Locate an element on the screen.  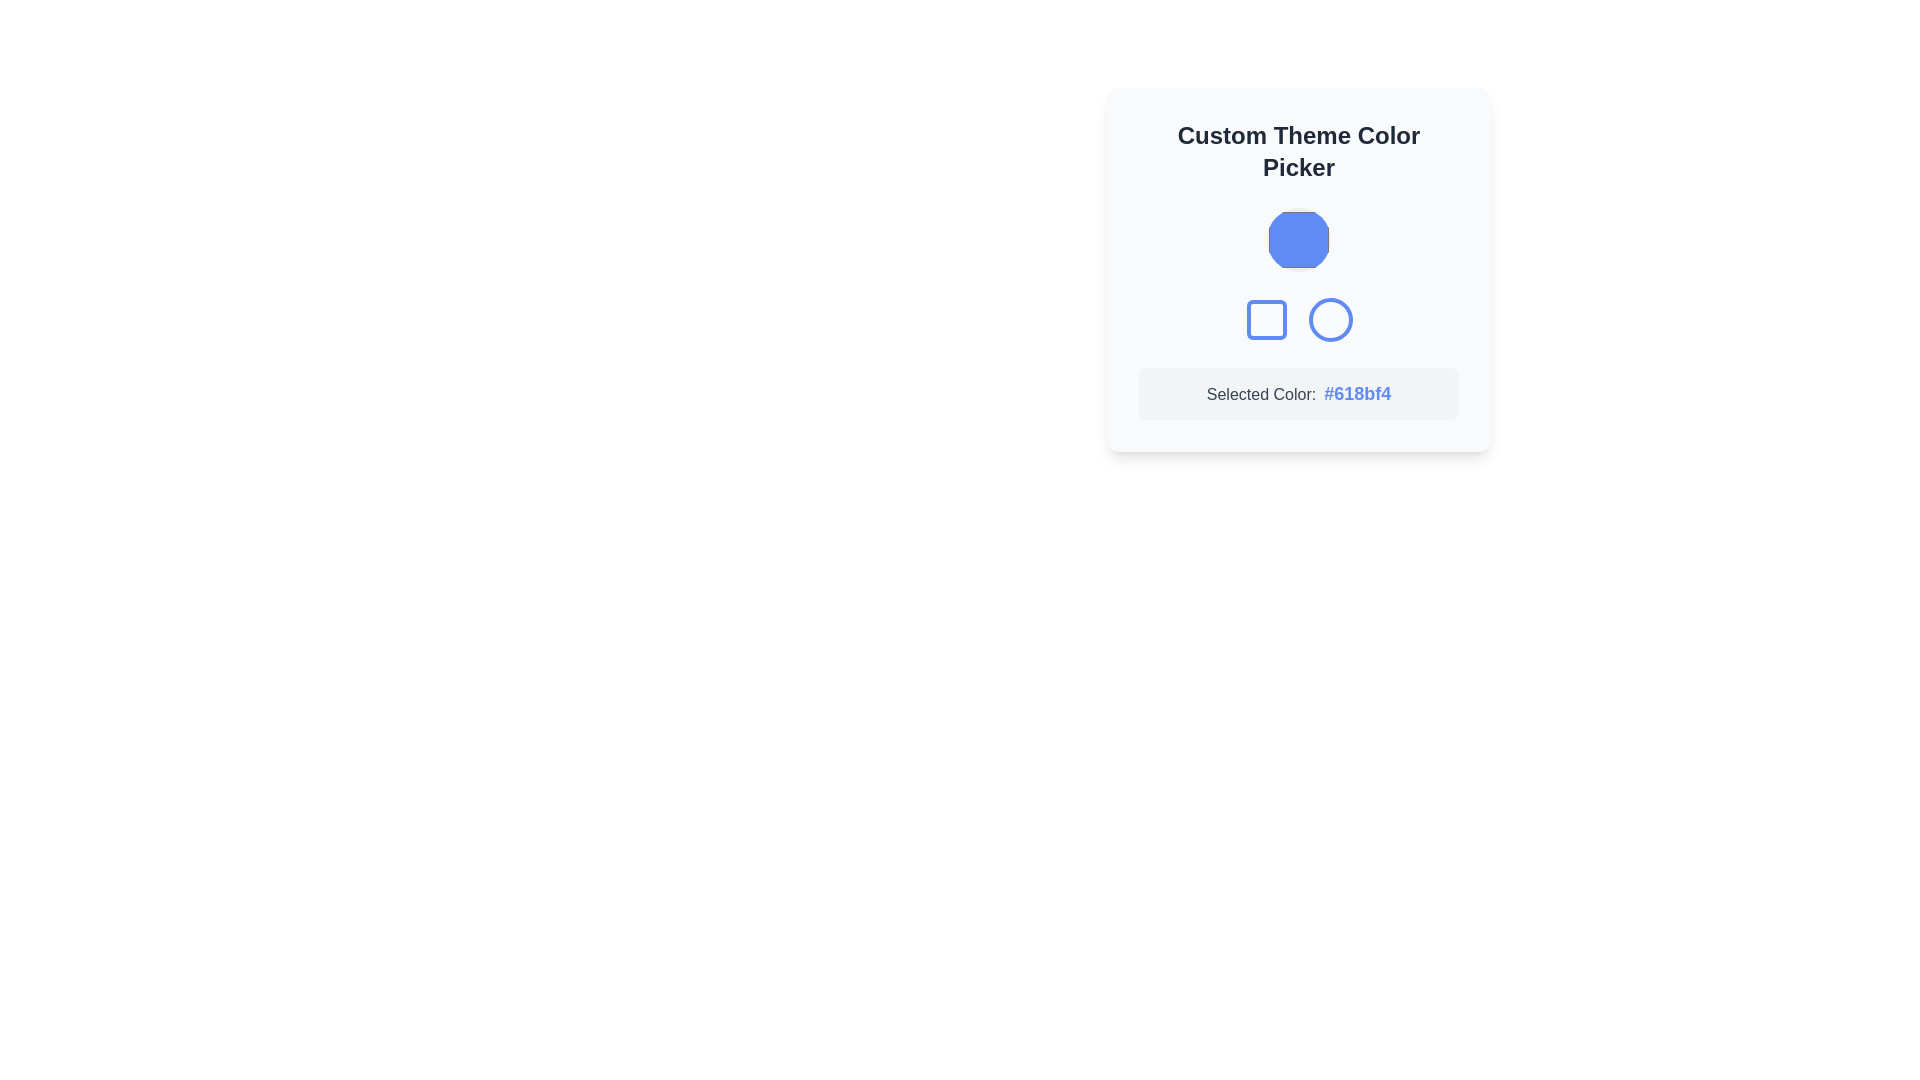
the Information display text that shows the currently selected color code '#618bf4', located at the bottom of the 'Custom Theme Color Picker' card is located at coordinates (1299, 393).